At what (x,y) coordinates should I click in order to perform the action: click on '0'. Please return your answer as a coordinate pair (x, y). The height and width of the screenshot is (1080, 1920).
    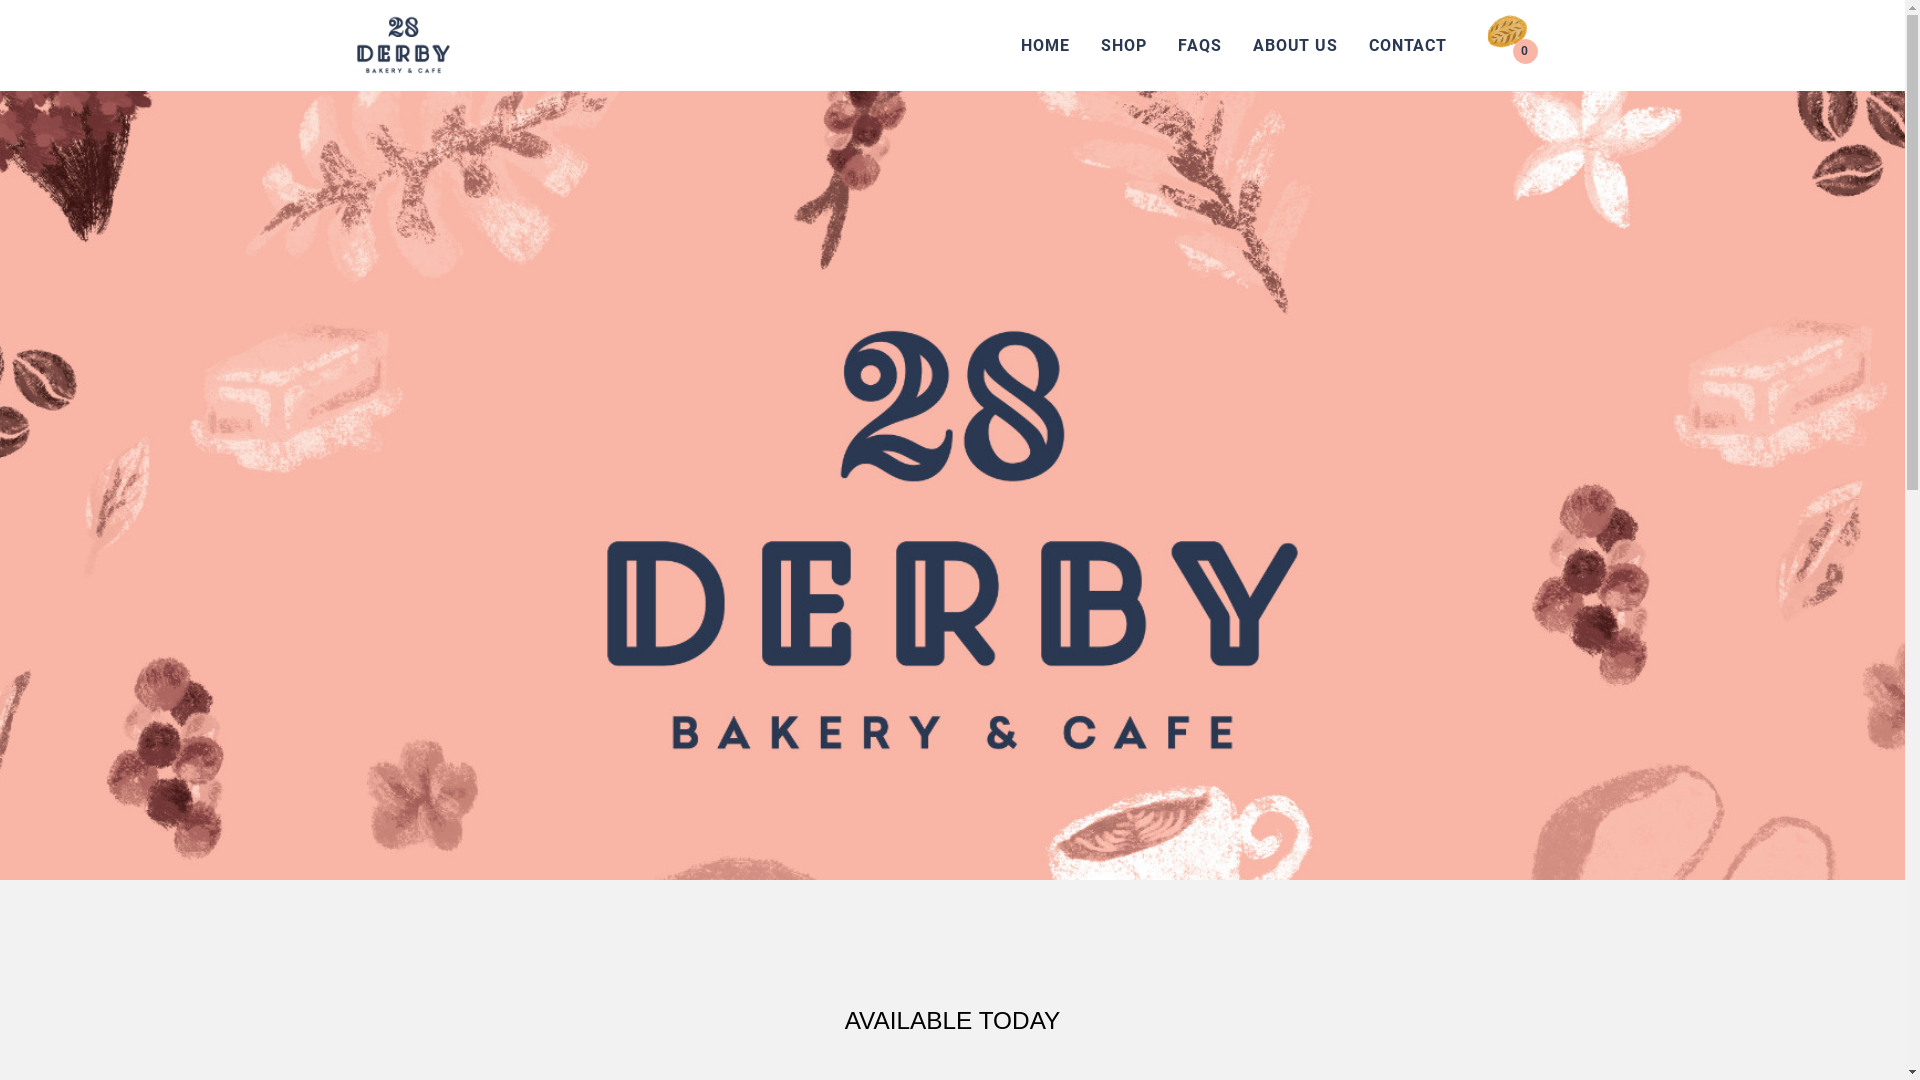
    Looking at the image, I should click on (1507, 50).